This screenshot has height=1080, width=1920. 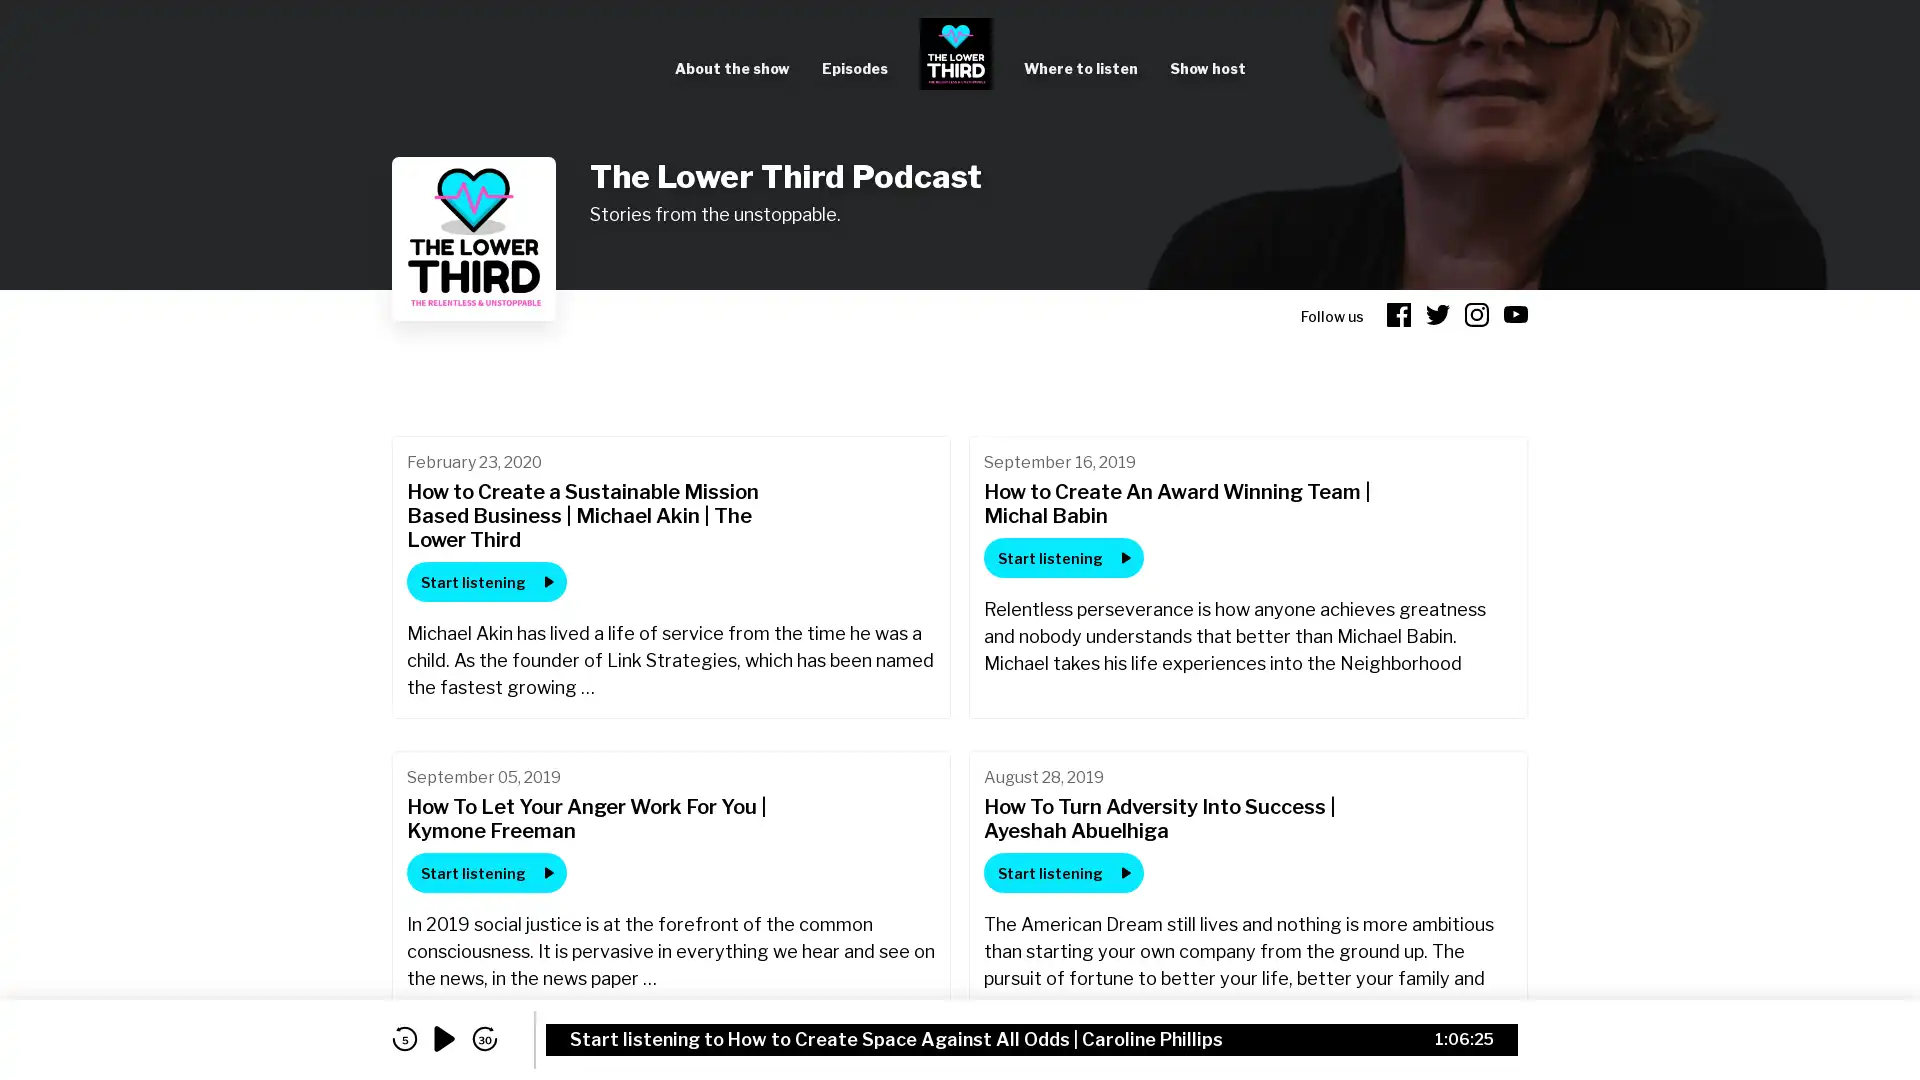 I want to click on Start listening, so click(x=1063, y=558).